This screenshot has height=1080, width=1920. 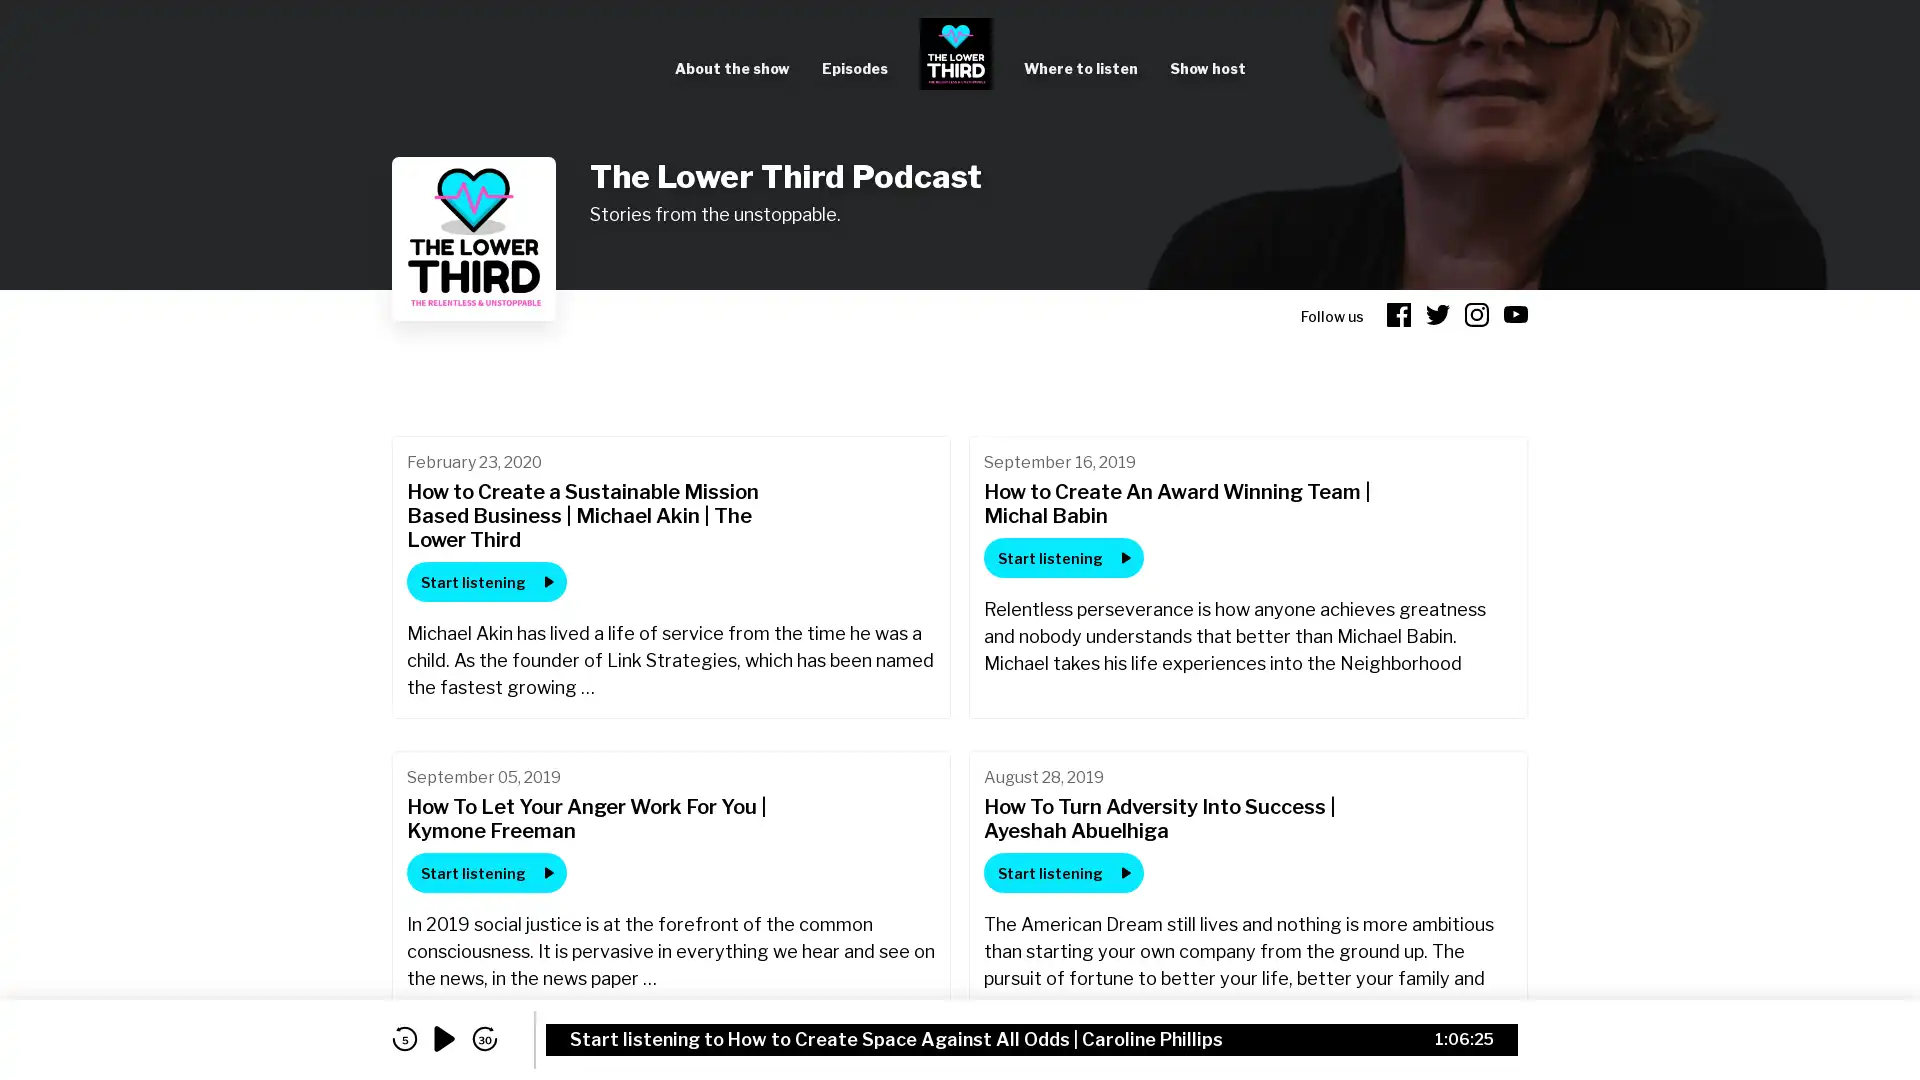 I want to click on Start listening, so click(x=1063, y=558).